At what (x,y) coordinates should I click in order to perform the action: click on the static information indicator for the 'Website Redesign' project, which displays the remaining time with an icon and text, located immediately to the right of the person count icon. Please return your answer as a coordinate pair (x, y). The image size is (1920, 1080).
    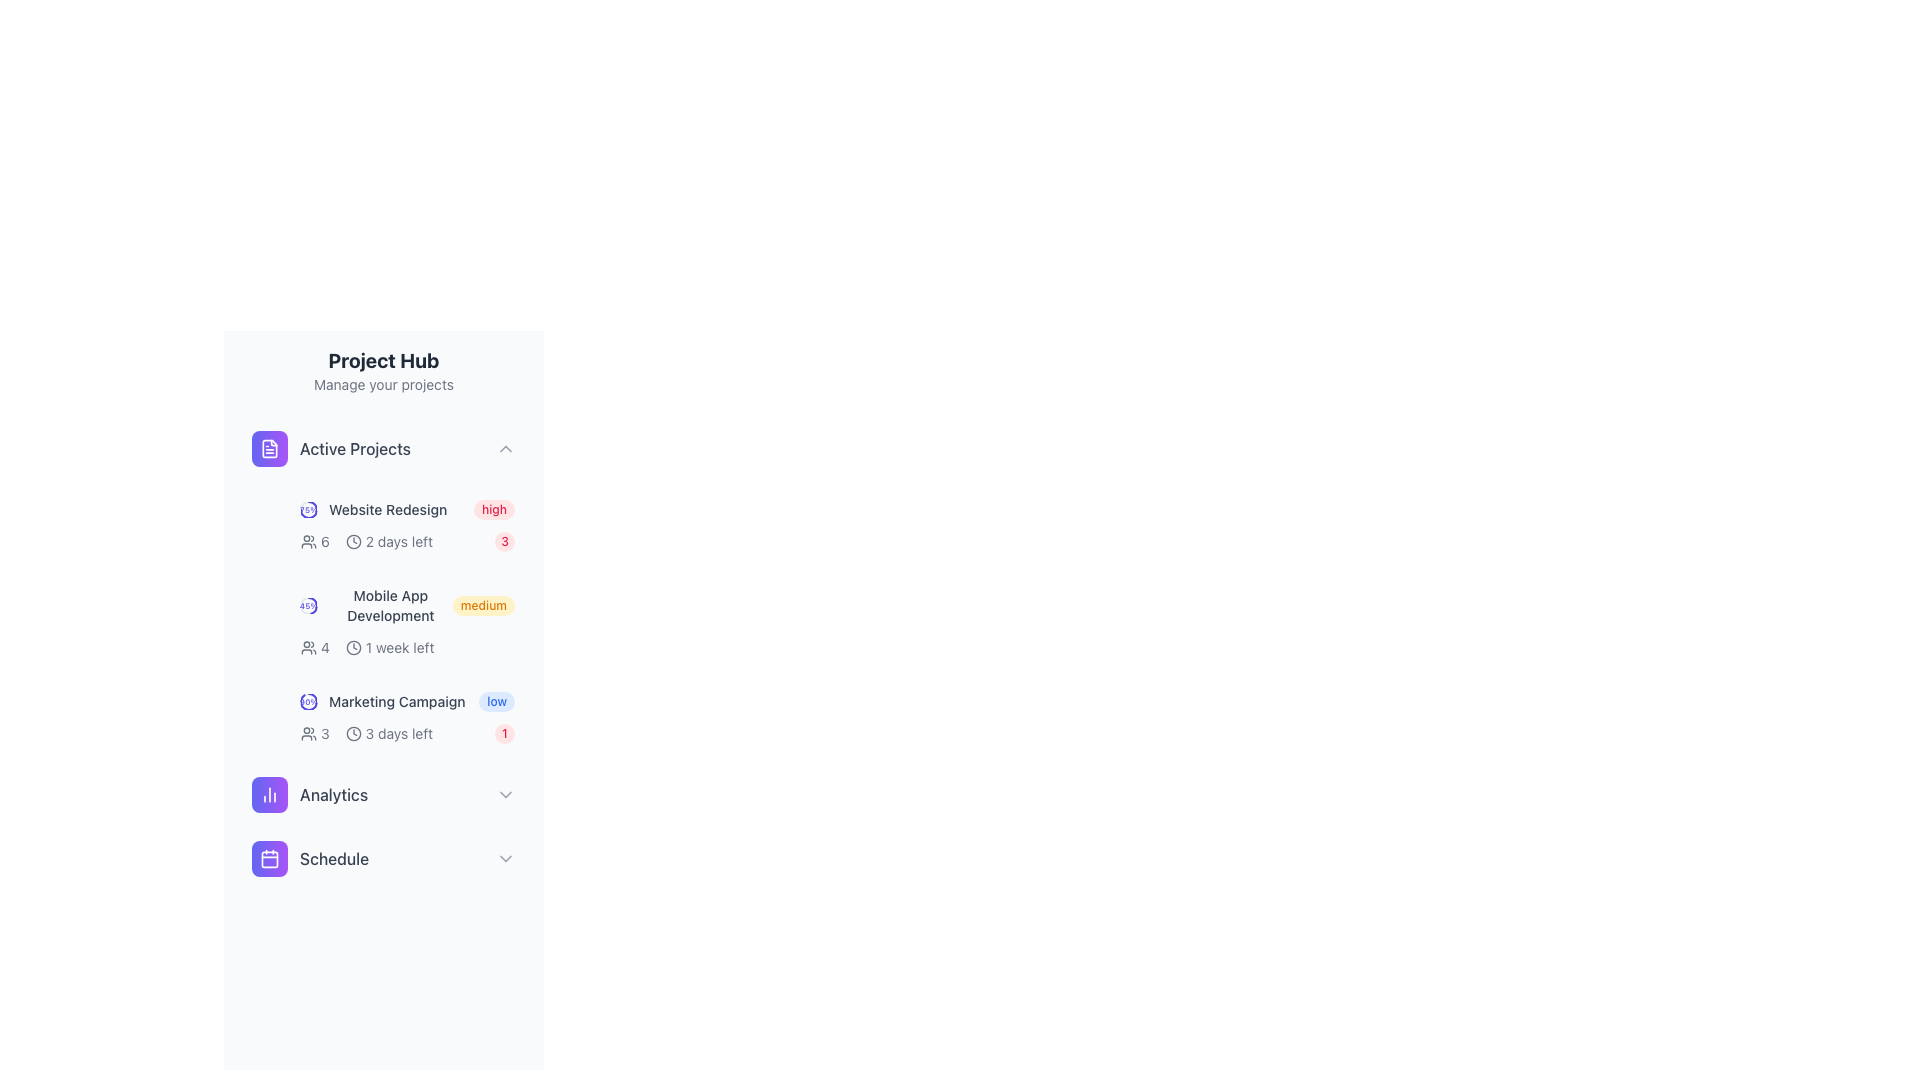
    Looking at the image, I should click on (389, 542).